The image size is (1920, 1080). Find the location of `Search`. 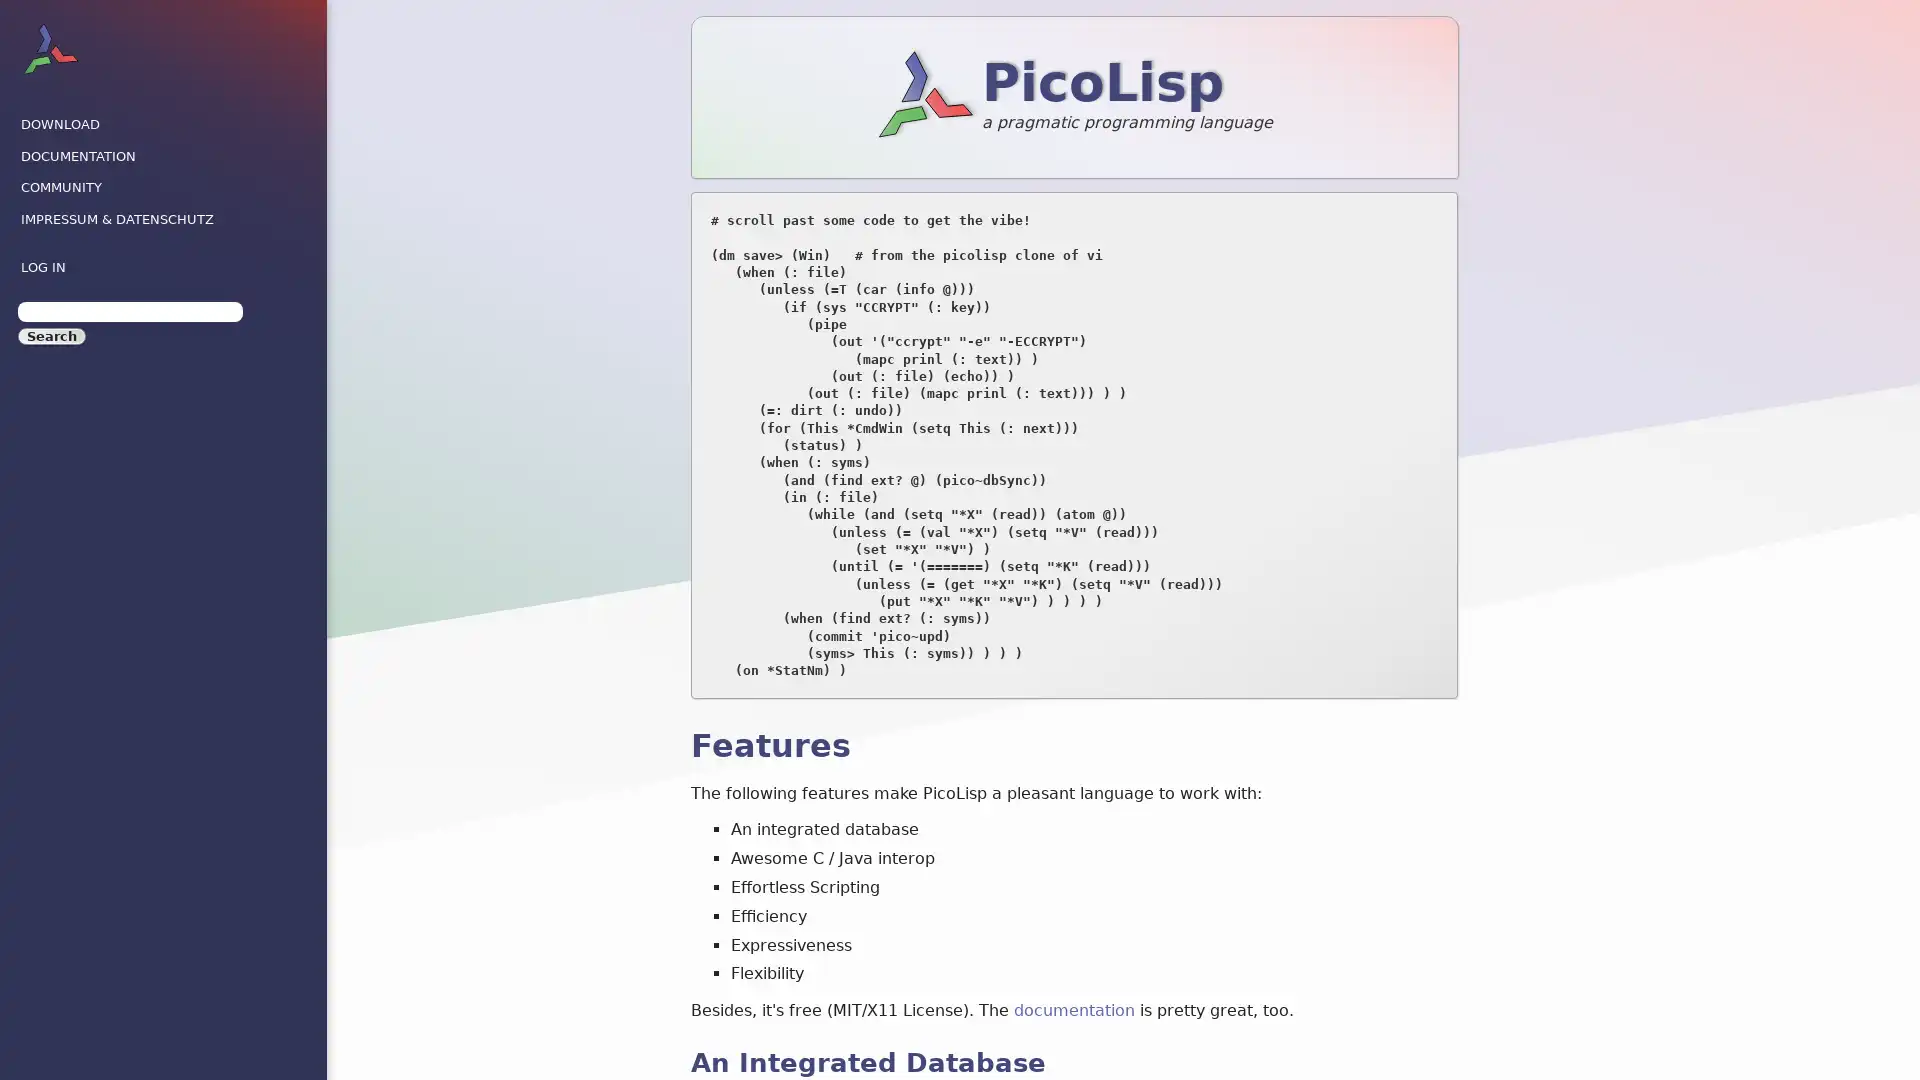

Search is located at coordinates (51, 334).